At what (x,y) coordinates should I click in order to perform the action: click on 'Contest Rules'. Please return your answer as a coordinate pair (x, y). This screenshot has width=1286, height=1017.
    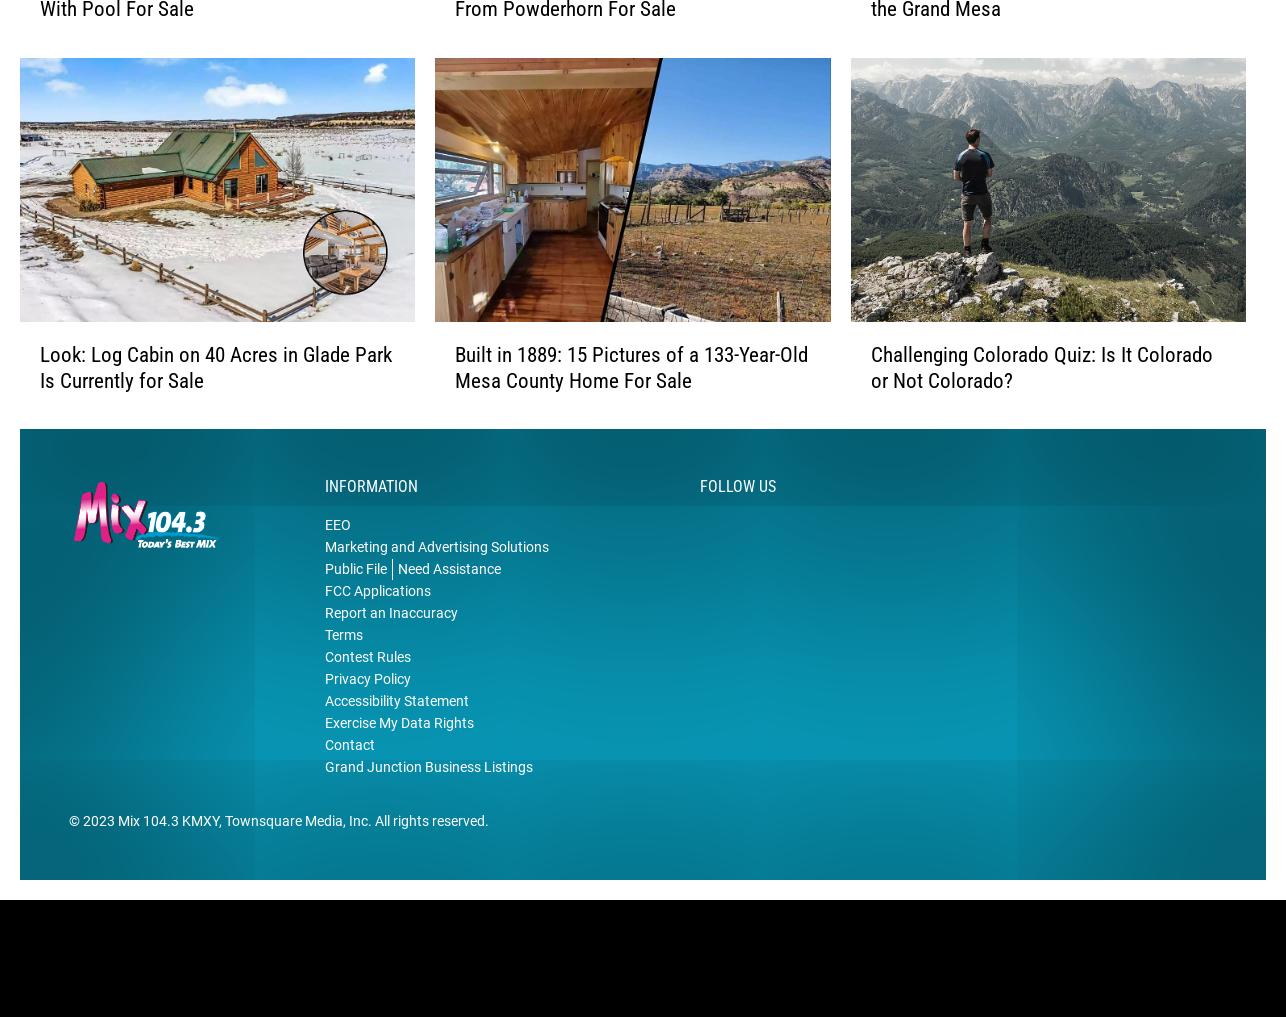
    Looking at the image, I should click on (323, 688).